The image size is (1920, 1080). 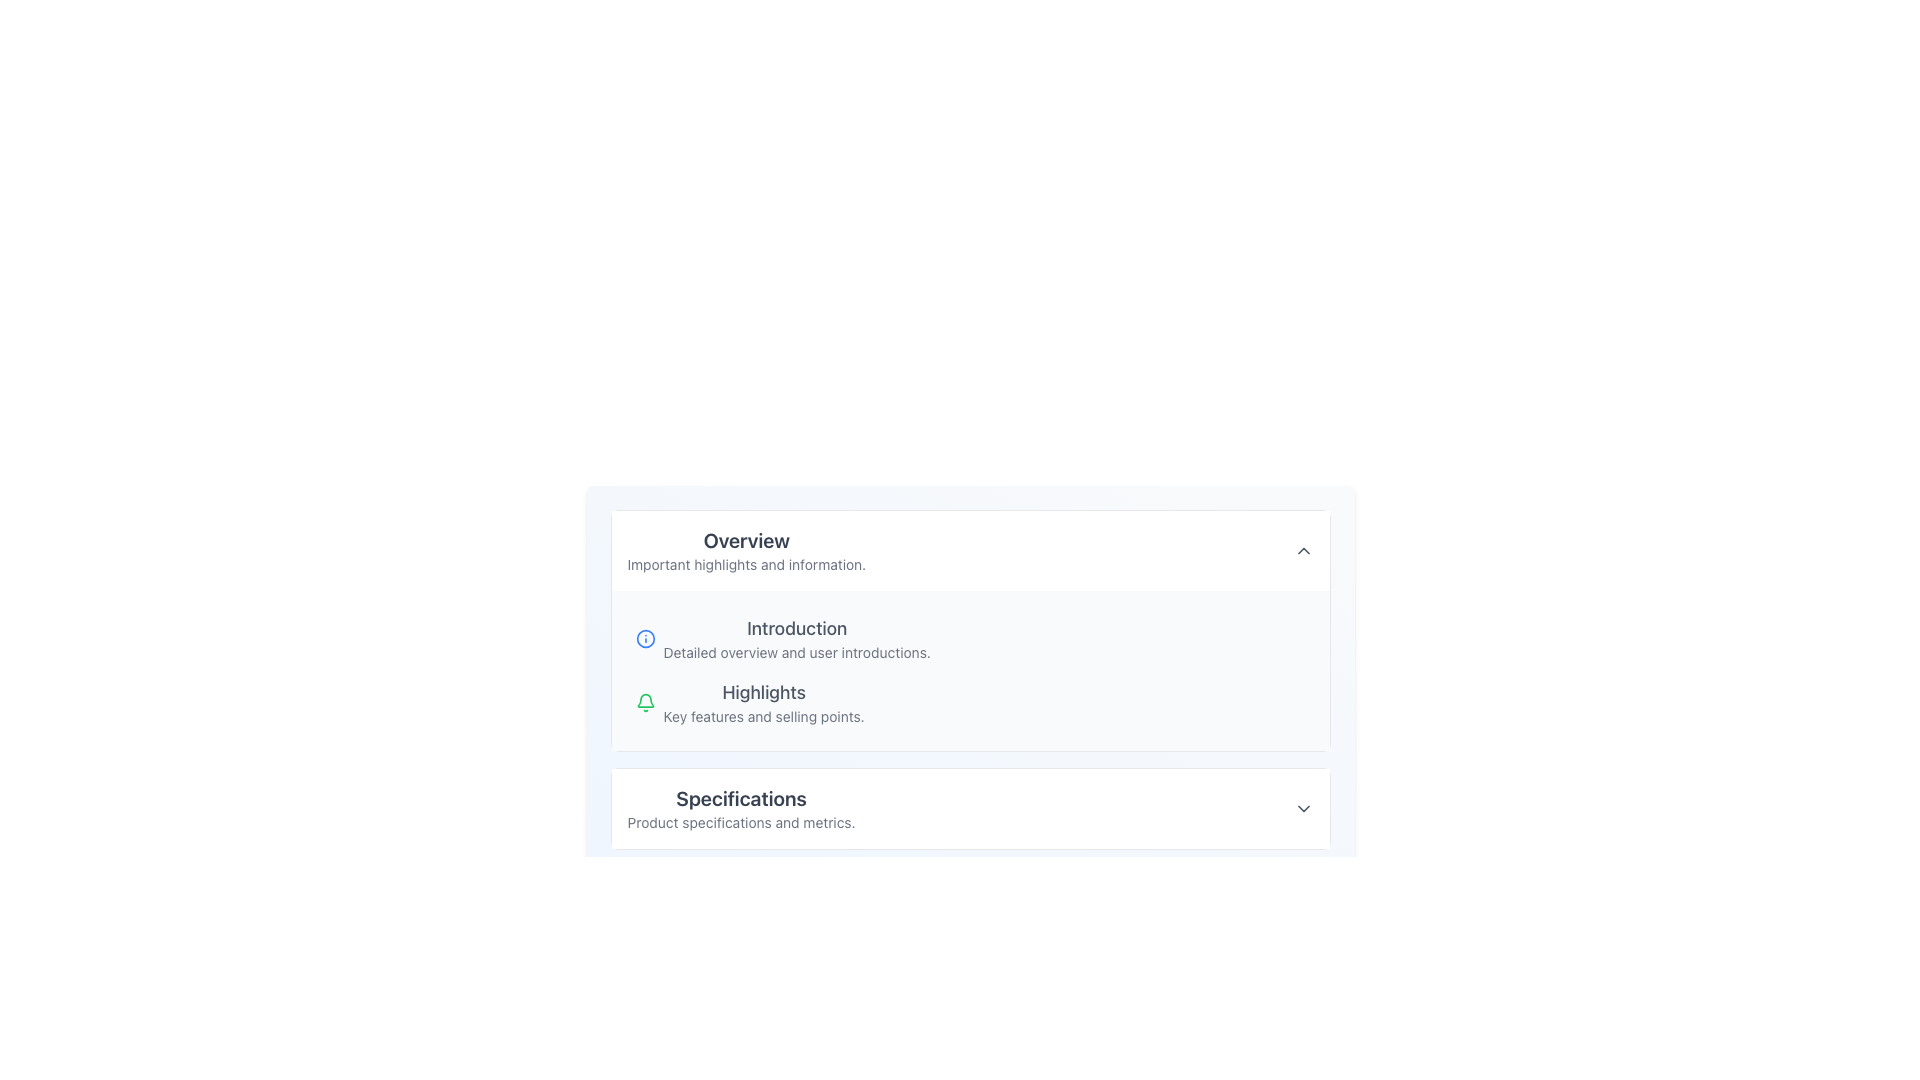 I want to click on the text label displaying 'Detailed overview and user introductions.' which is positioned directly beneath the 'Introduction' header, so click(x=796, y=652).